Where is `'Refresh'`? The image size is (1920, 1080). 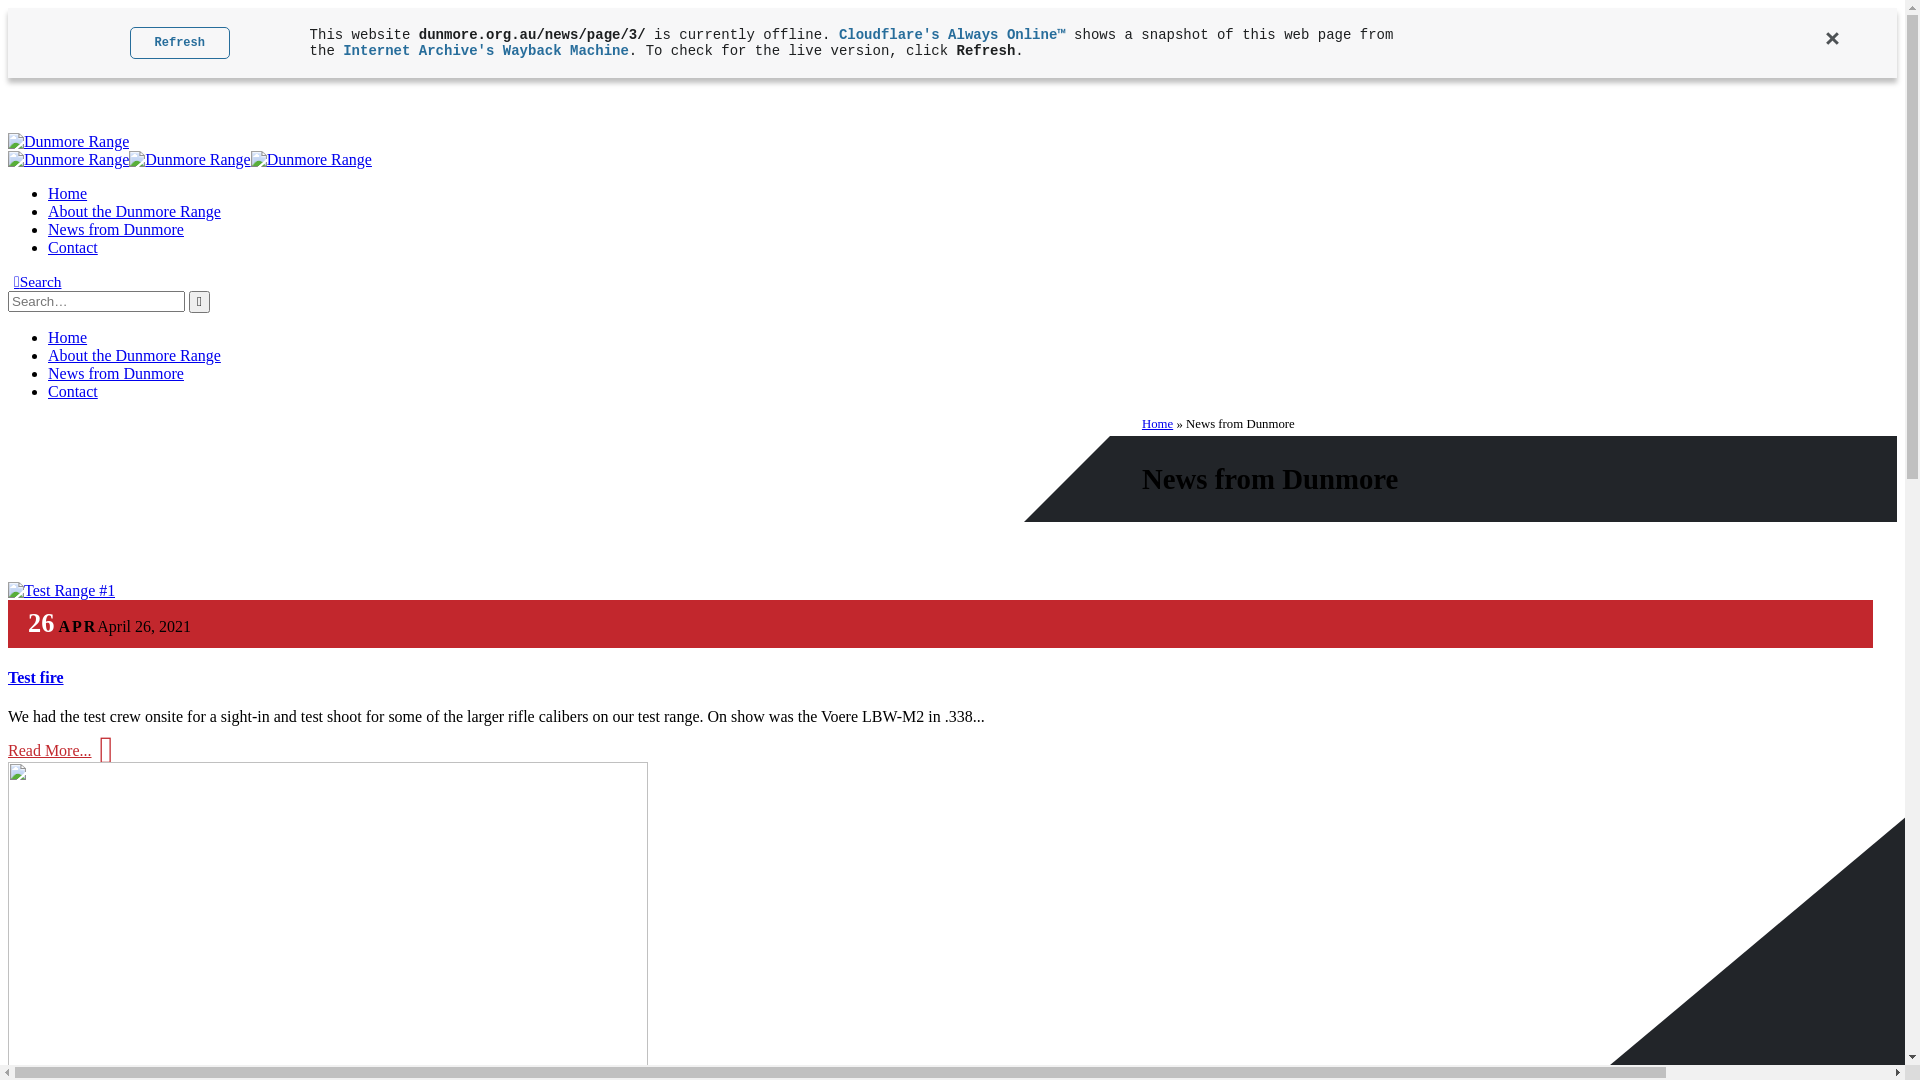 'Refresh' is located at coordinates (128, 42).